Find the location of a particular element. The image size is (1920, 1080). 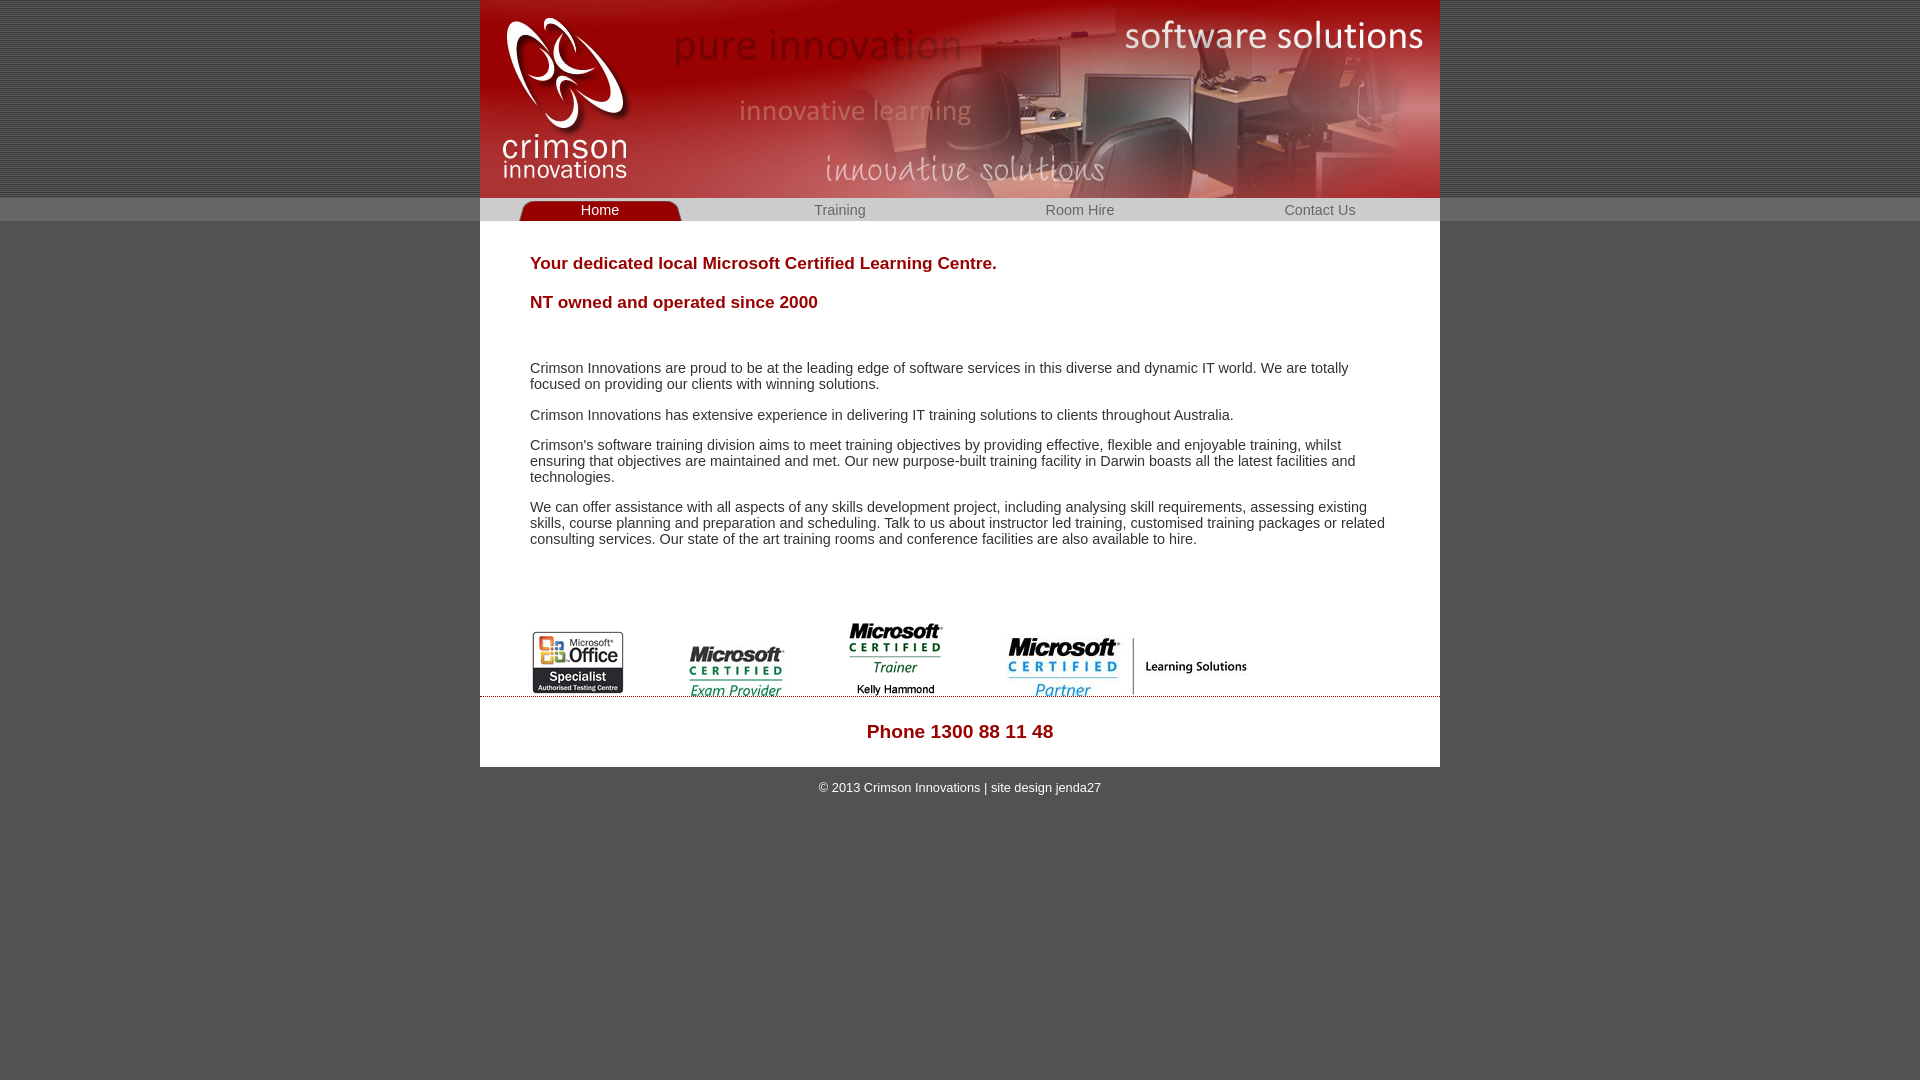

'Training' is located at coordinates (840, 209).